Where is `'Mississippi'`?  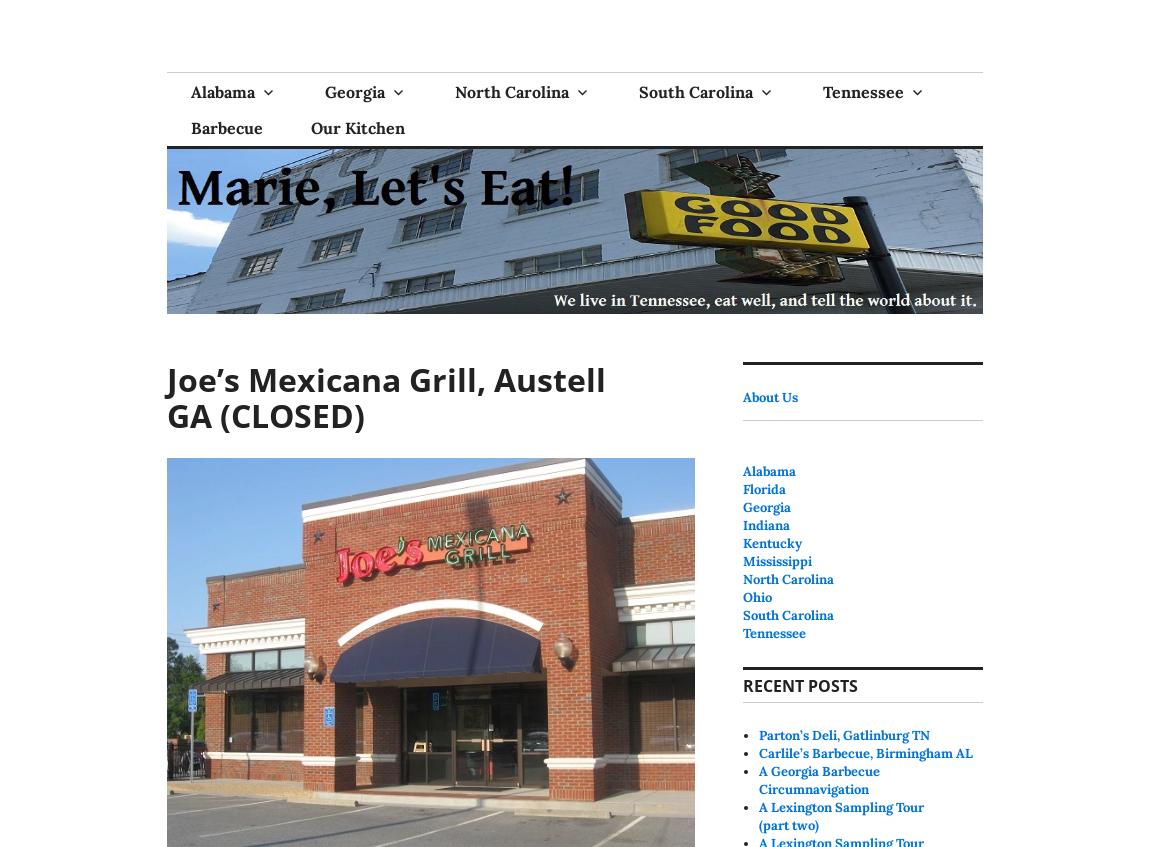
'Mississippi' is located at coordinates (776, 560).